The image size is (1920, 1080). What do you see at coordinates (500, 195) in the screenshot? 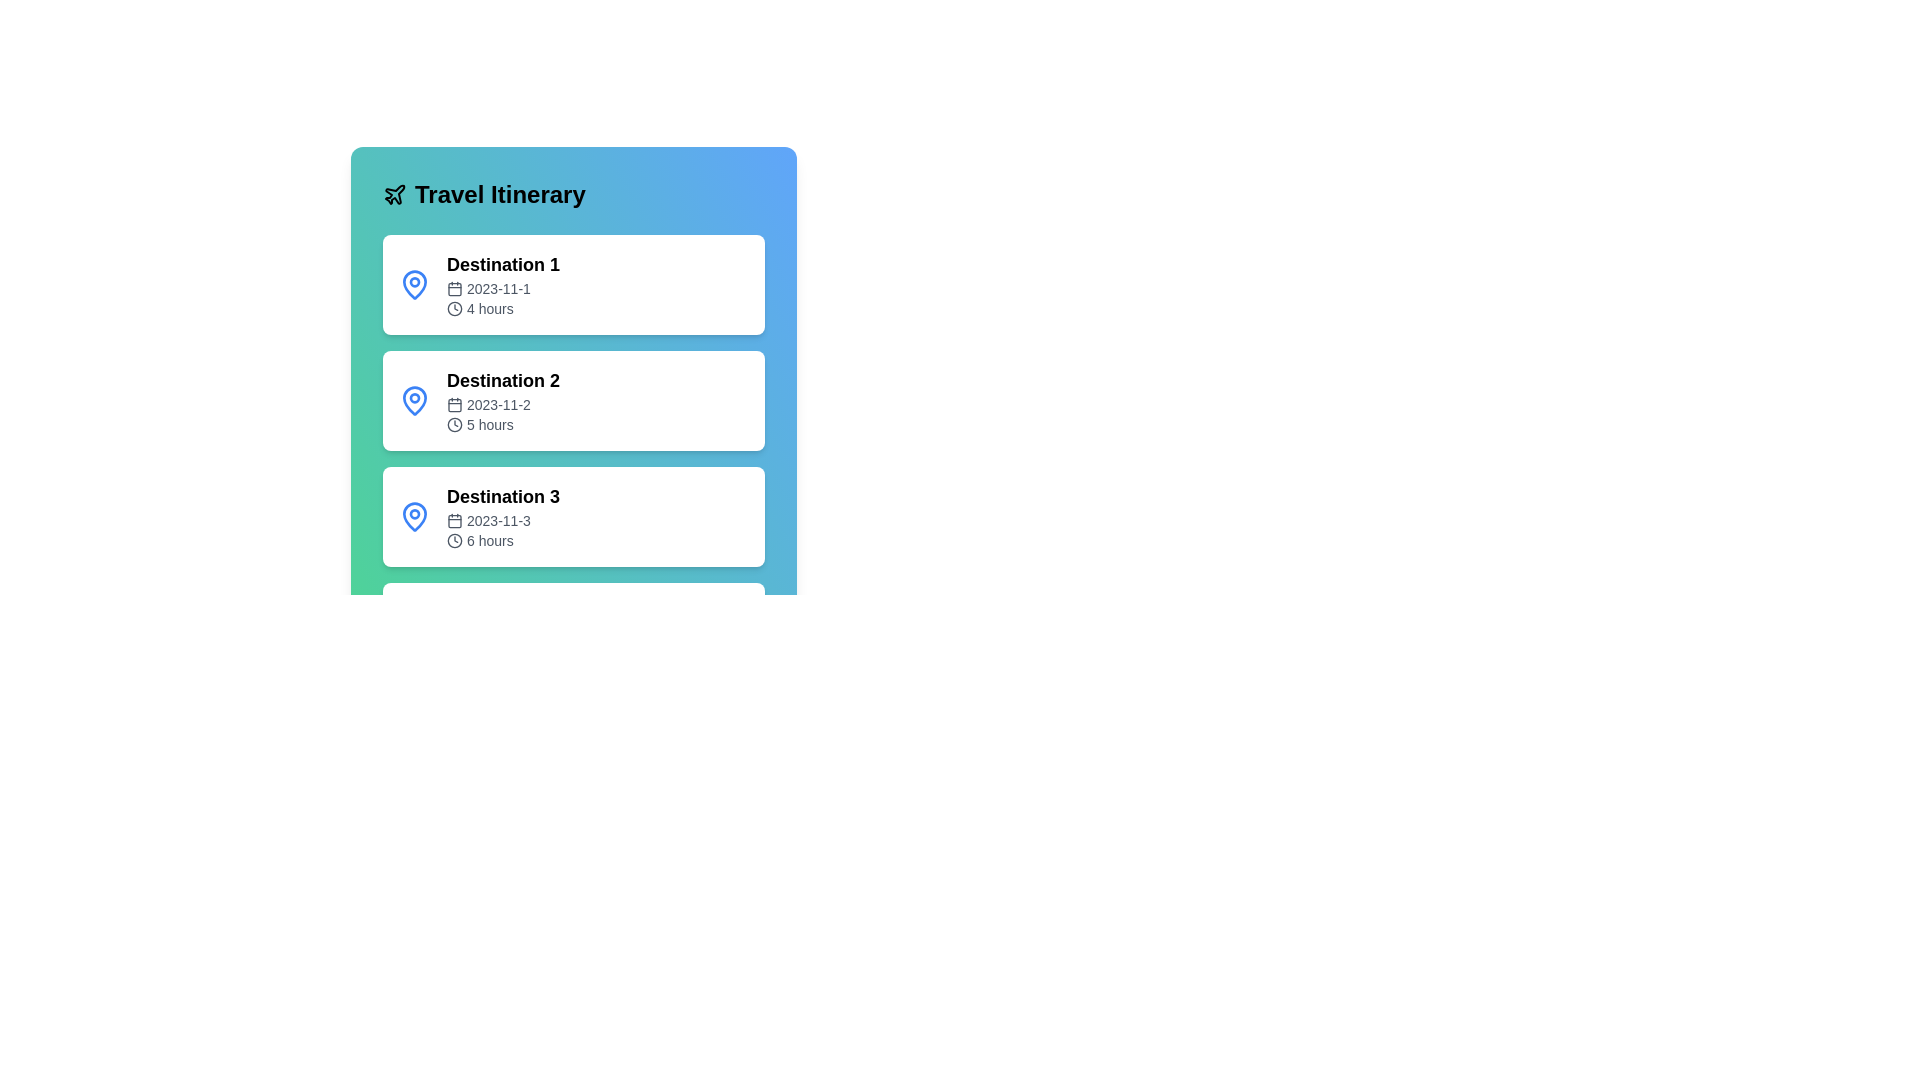
I see `the Header text located in the upper-left corner next to the airplane-style icon` at bounding box center [500, 195].